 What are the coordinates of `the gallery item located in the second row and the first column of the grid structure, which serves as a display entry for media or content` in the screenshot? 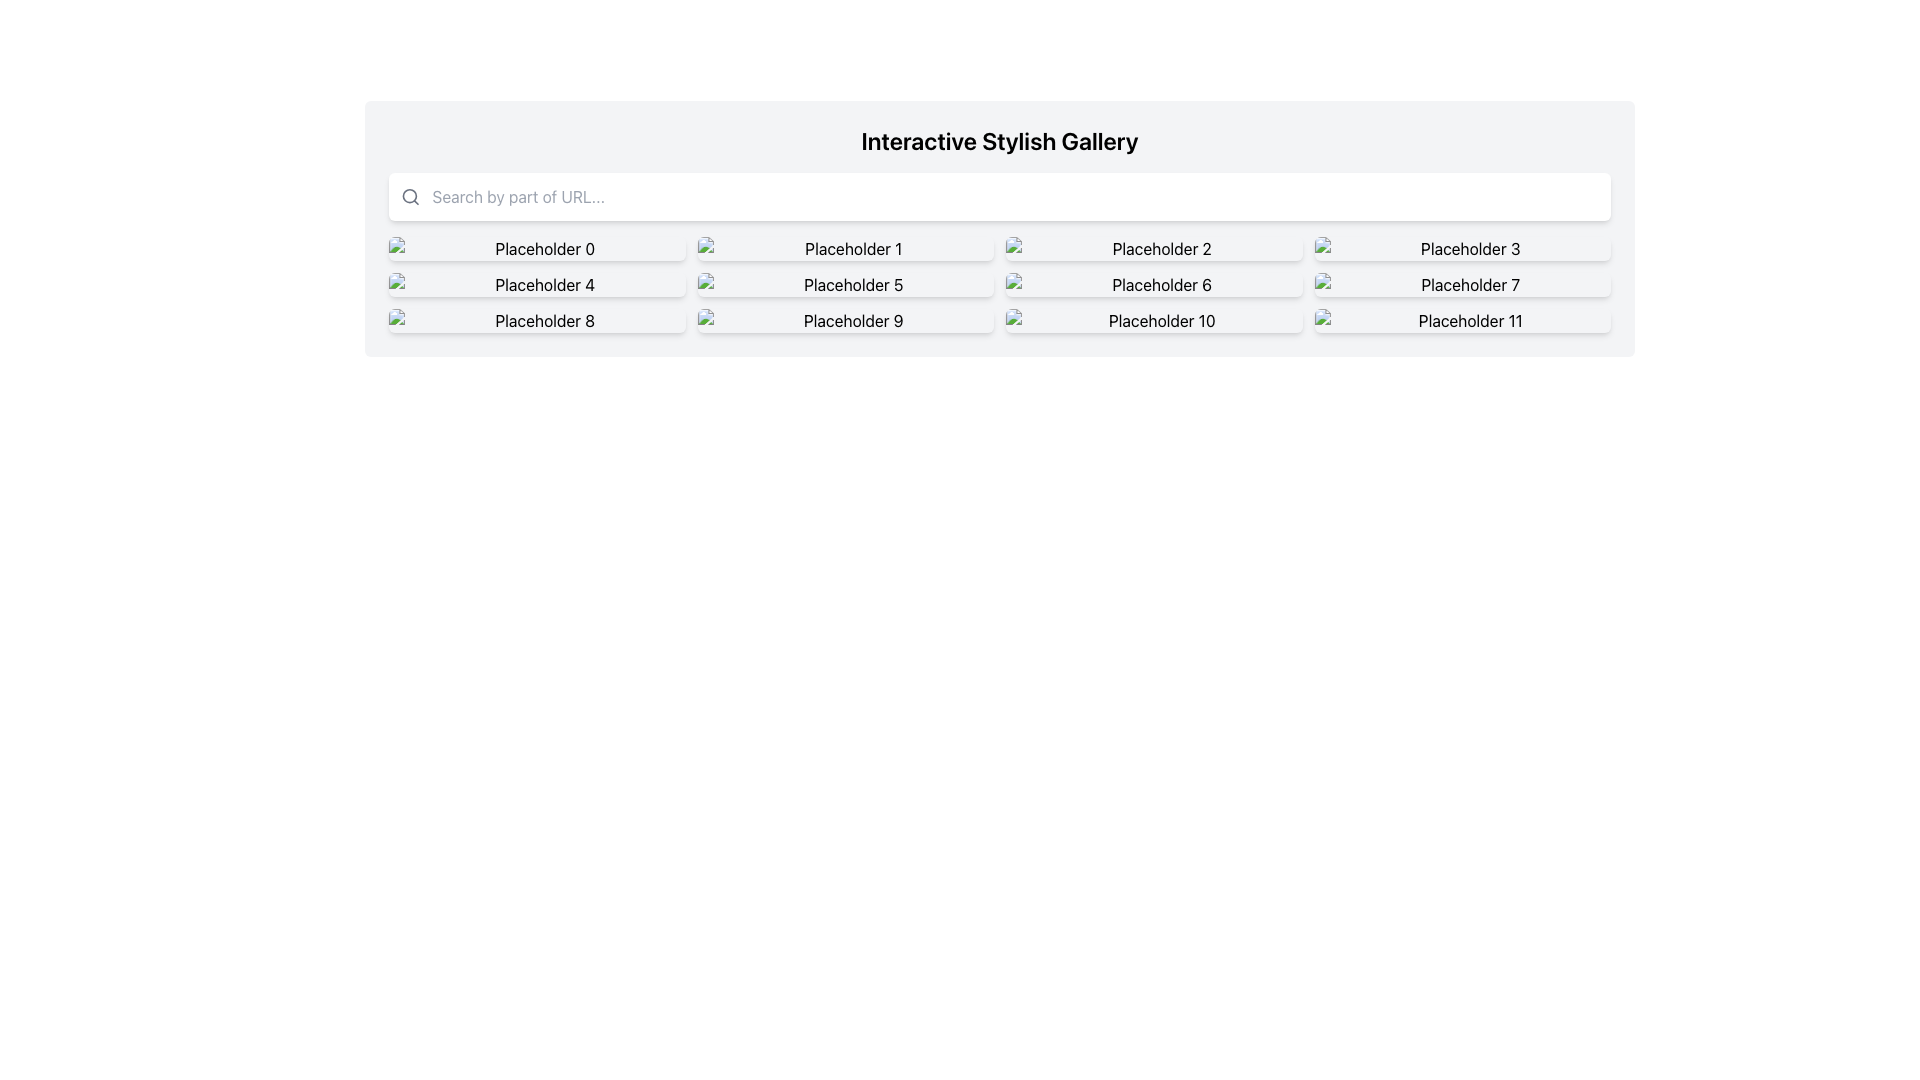 It's located at (537, 285).